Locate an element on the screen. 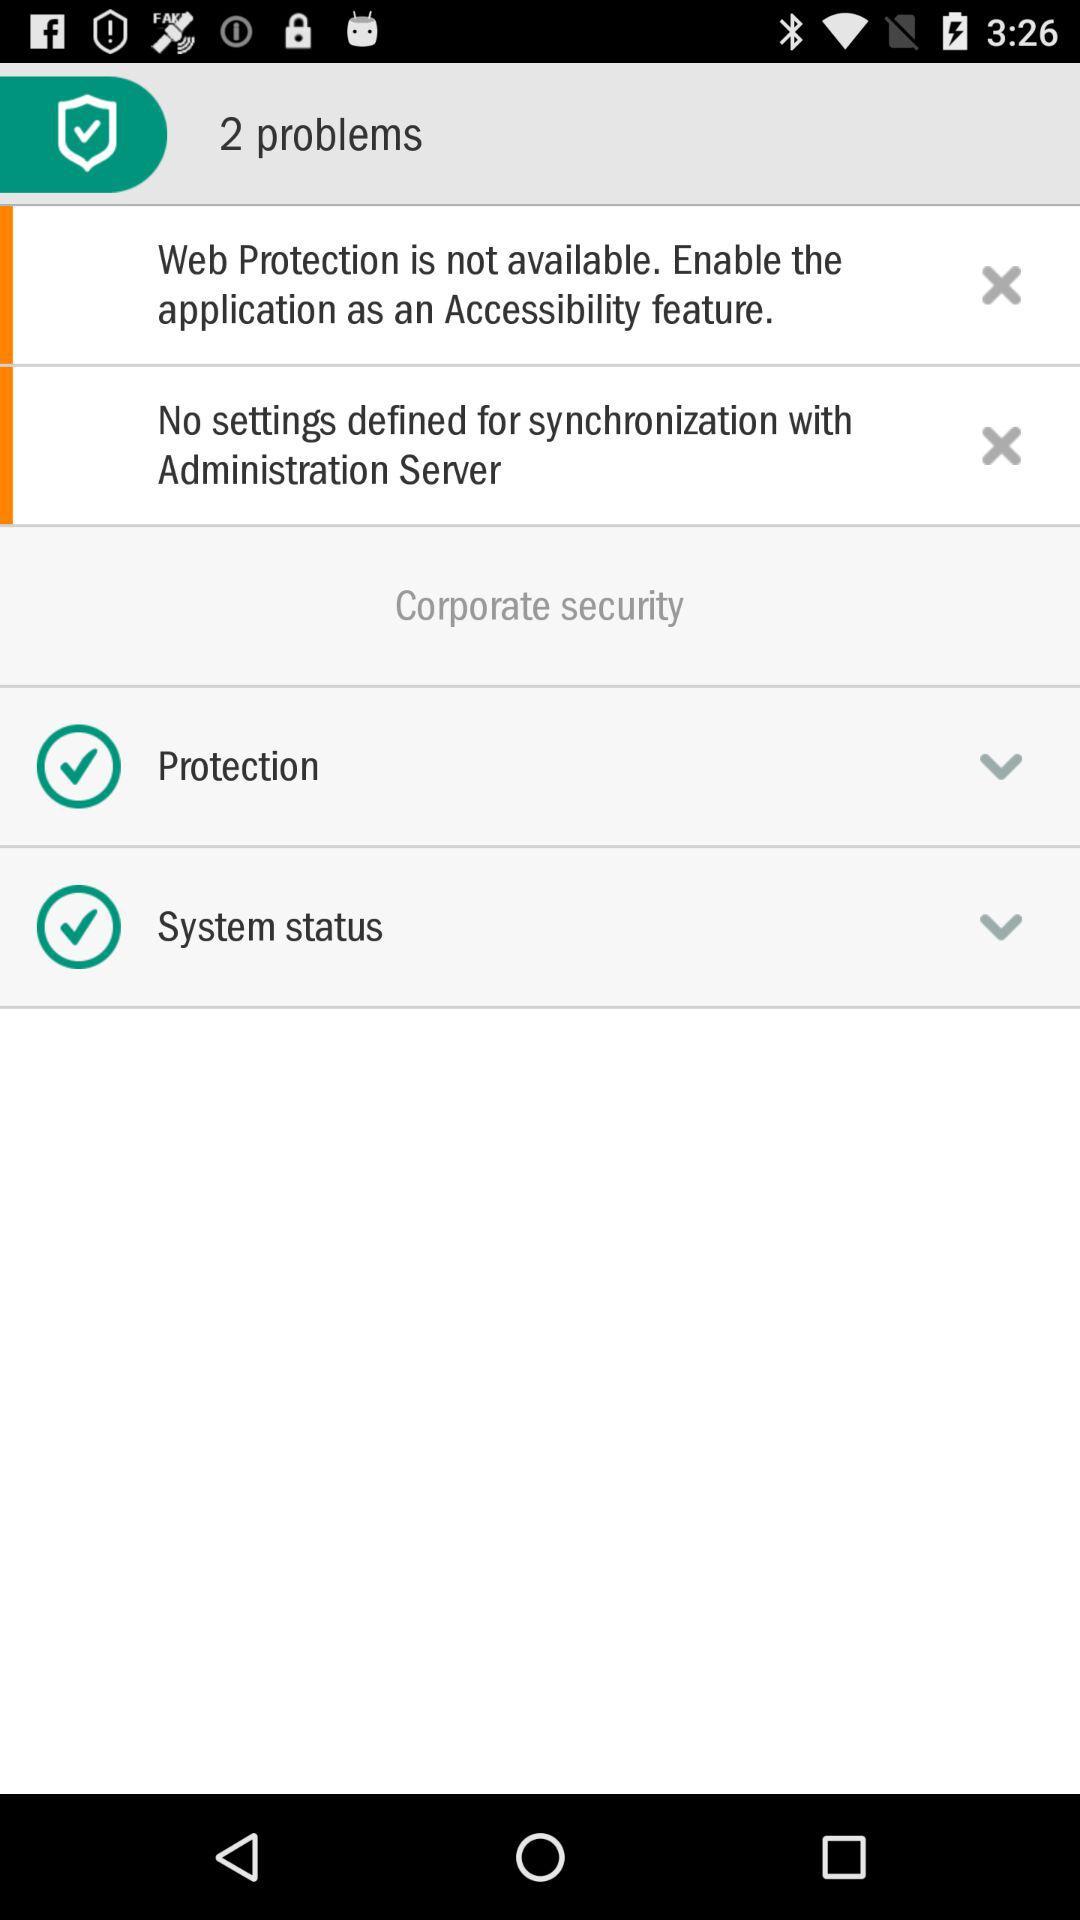 Image resolution: width=1080 pixels, height=1920 pixels. the corporate security is located at coordinates (540, 604).